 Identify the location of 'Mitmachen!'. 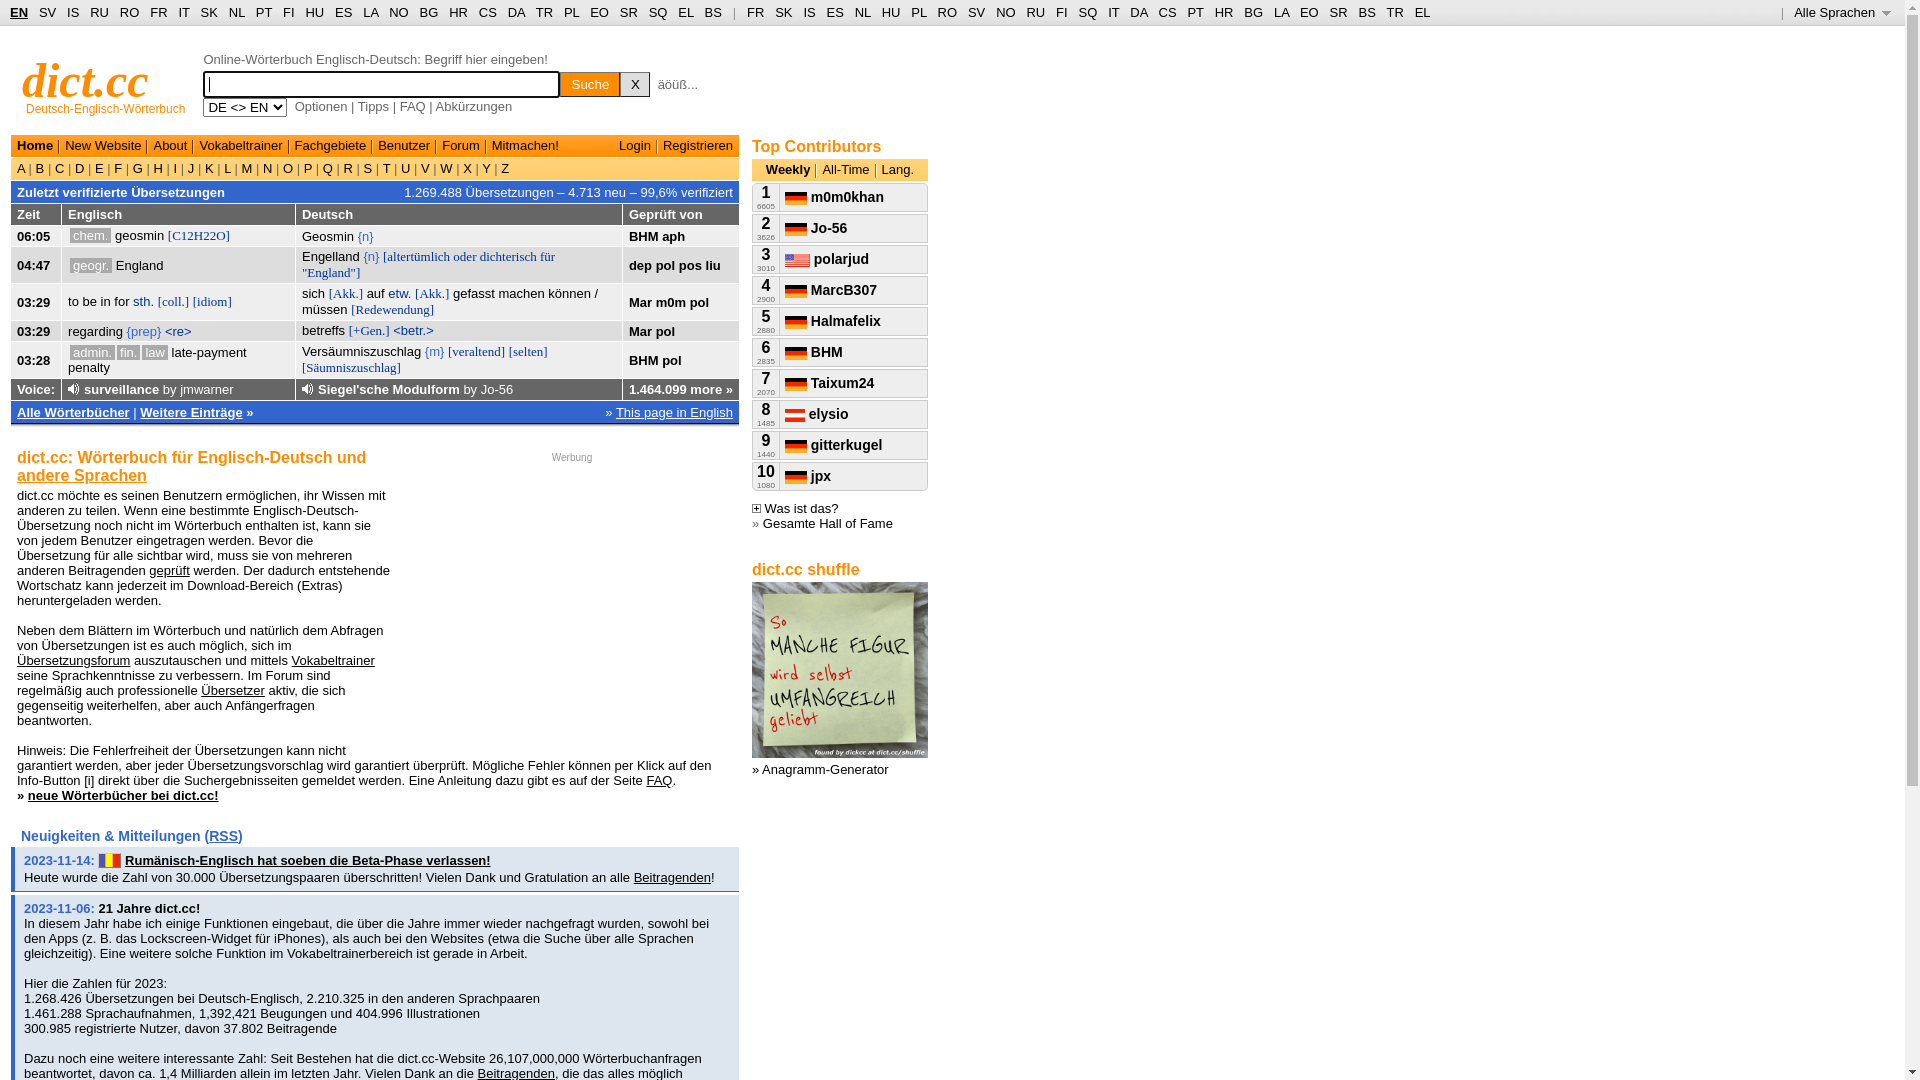
(525, 144).